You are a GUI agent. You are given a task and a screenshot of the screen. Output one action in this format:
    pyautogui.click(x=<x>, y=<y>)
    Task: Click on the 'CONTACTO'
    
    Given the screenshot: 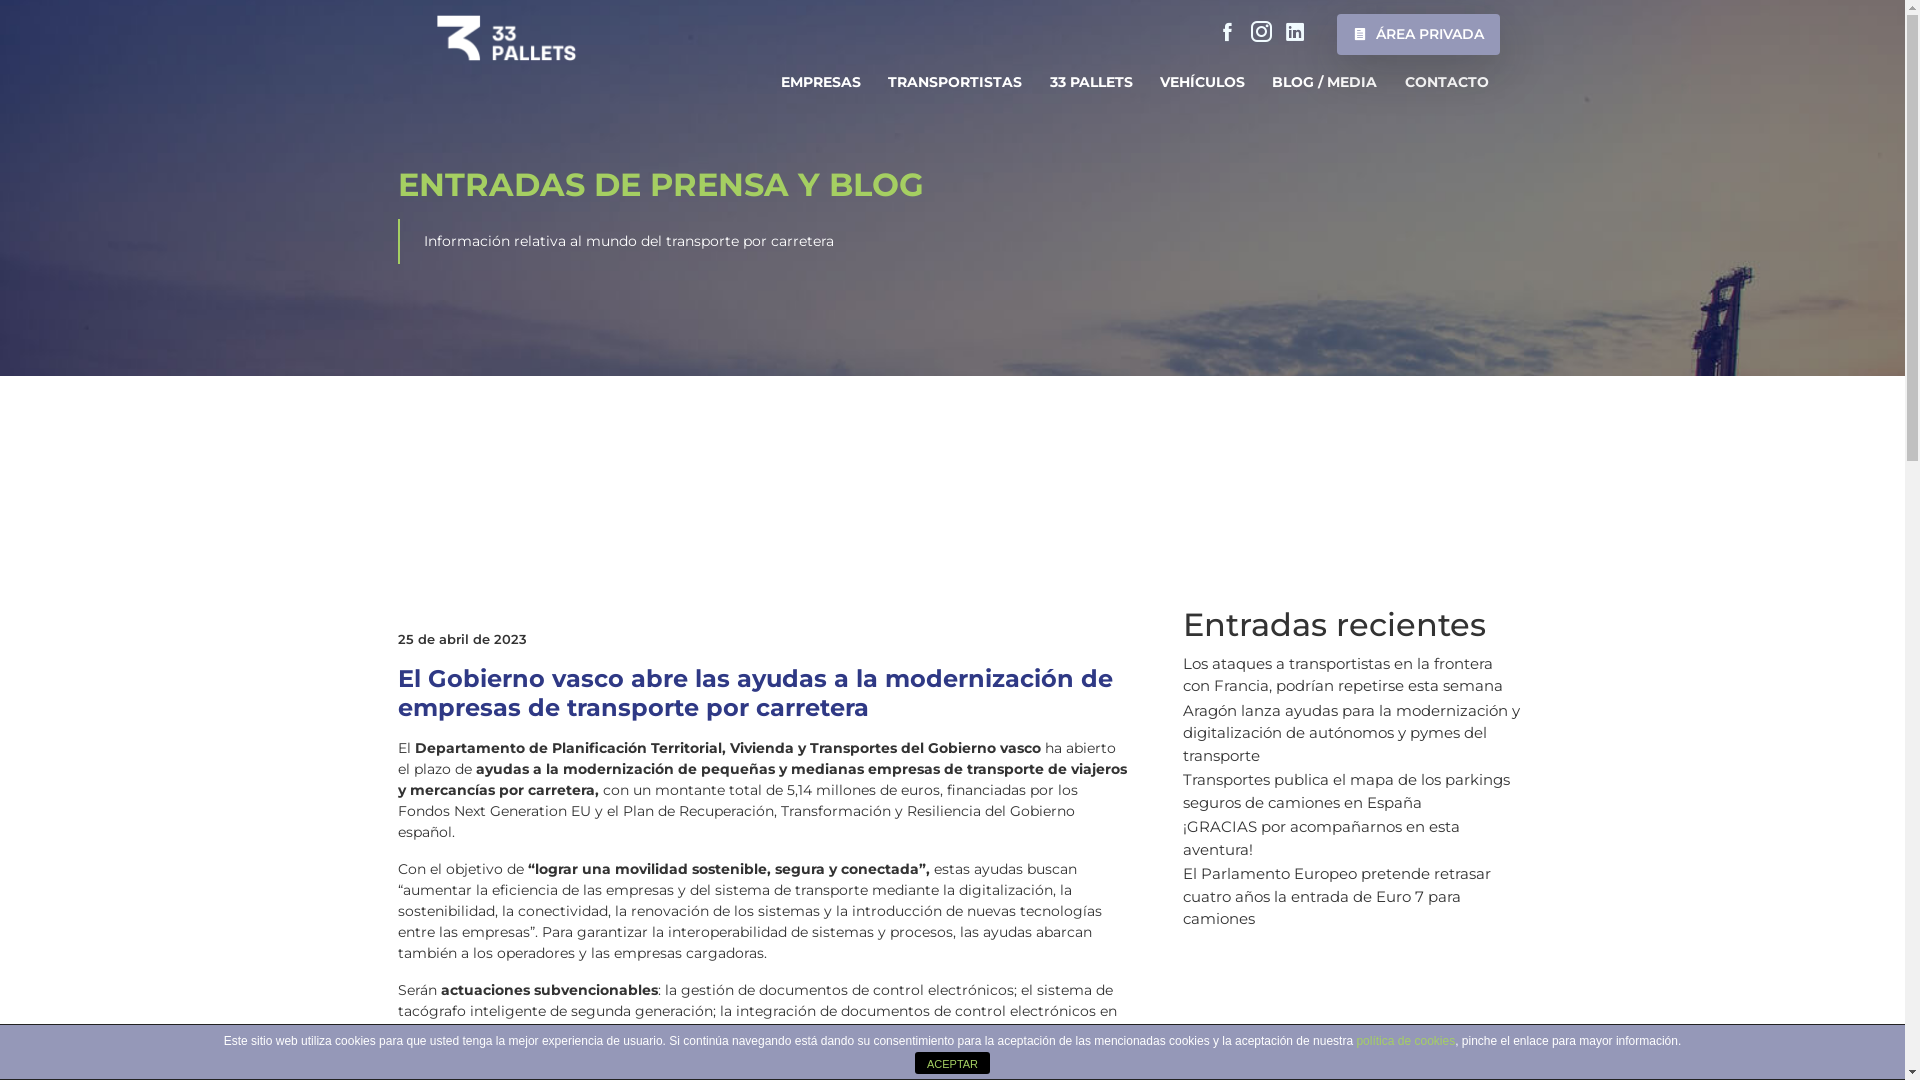 What is the action you would take?
    pyautogui.click(x=1446, y=82)
    